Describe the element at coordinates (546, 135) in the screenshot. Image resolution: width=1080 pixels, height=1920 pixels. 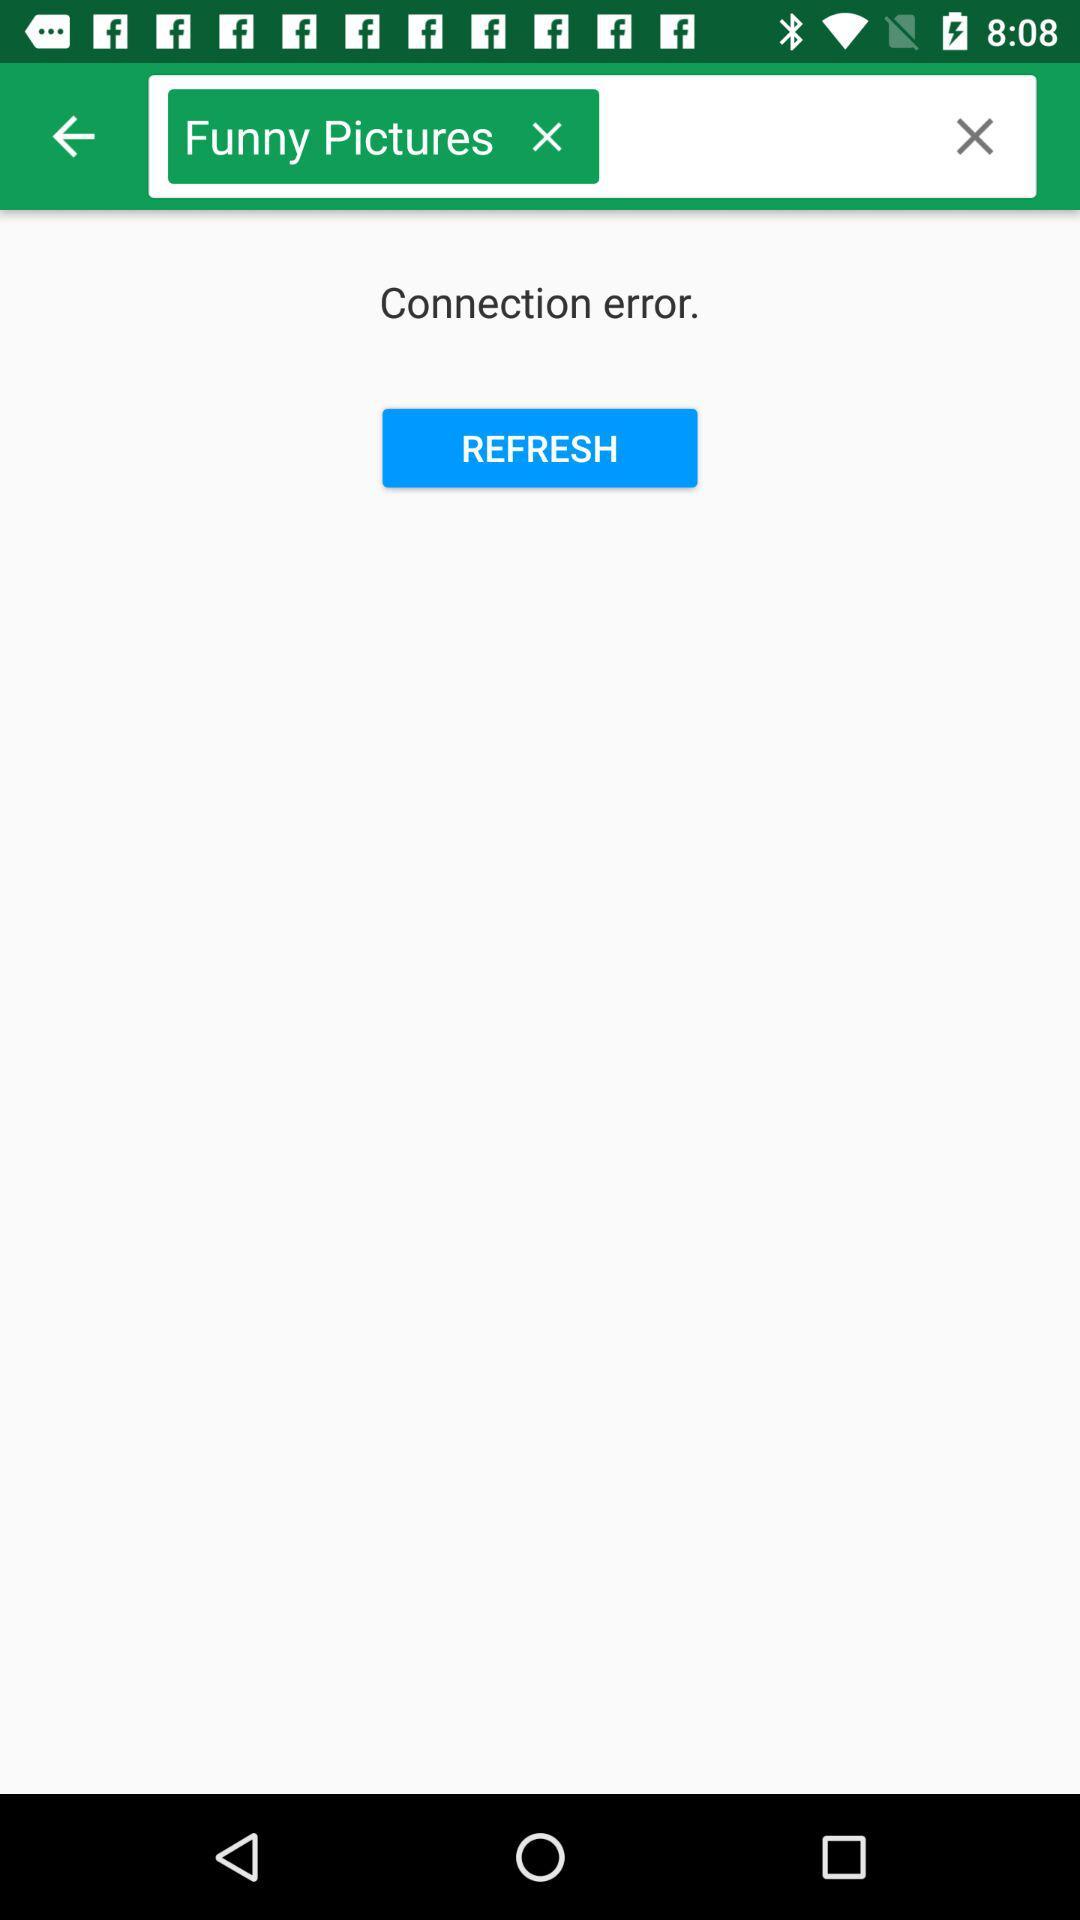
I see `icon above connection error. item` at that location.